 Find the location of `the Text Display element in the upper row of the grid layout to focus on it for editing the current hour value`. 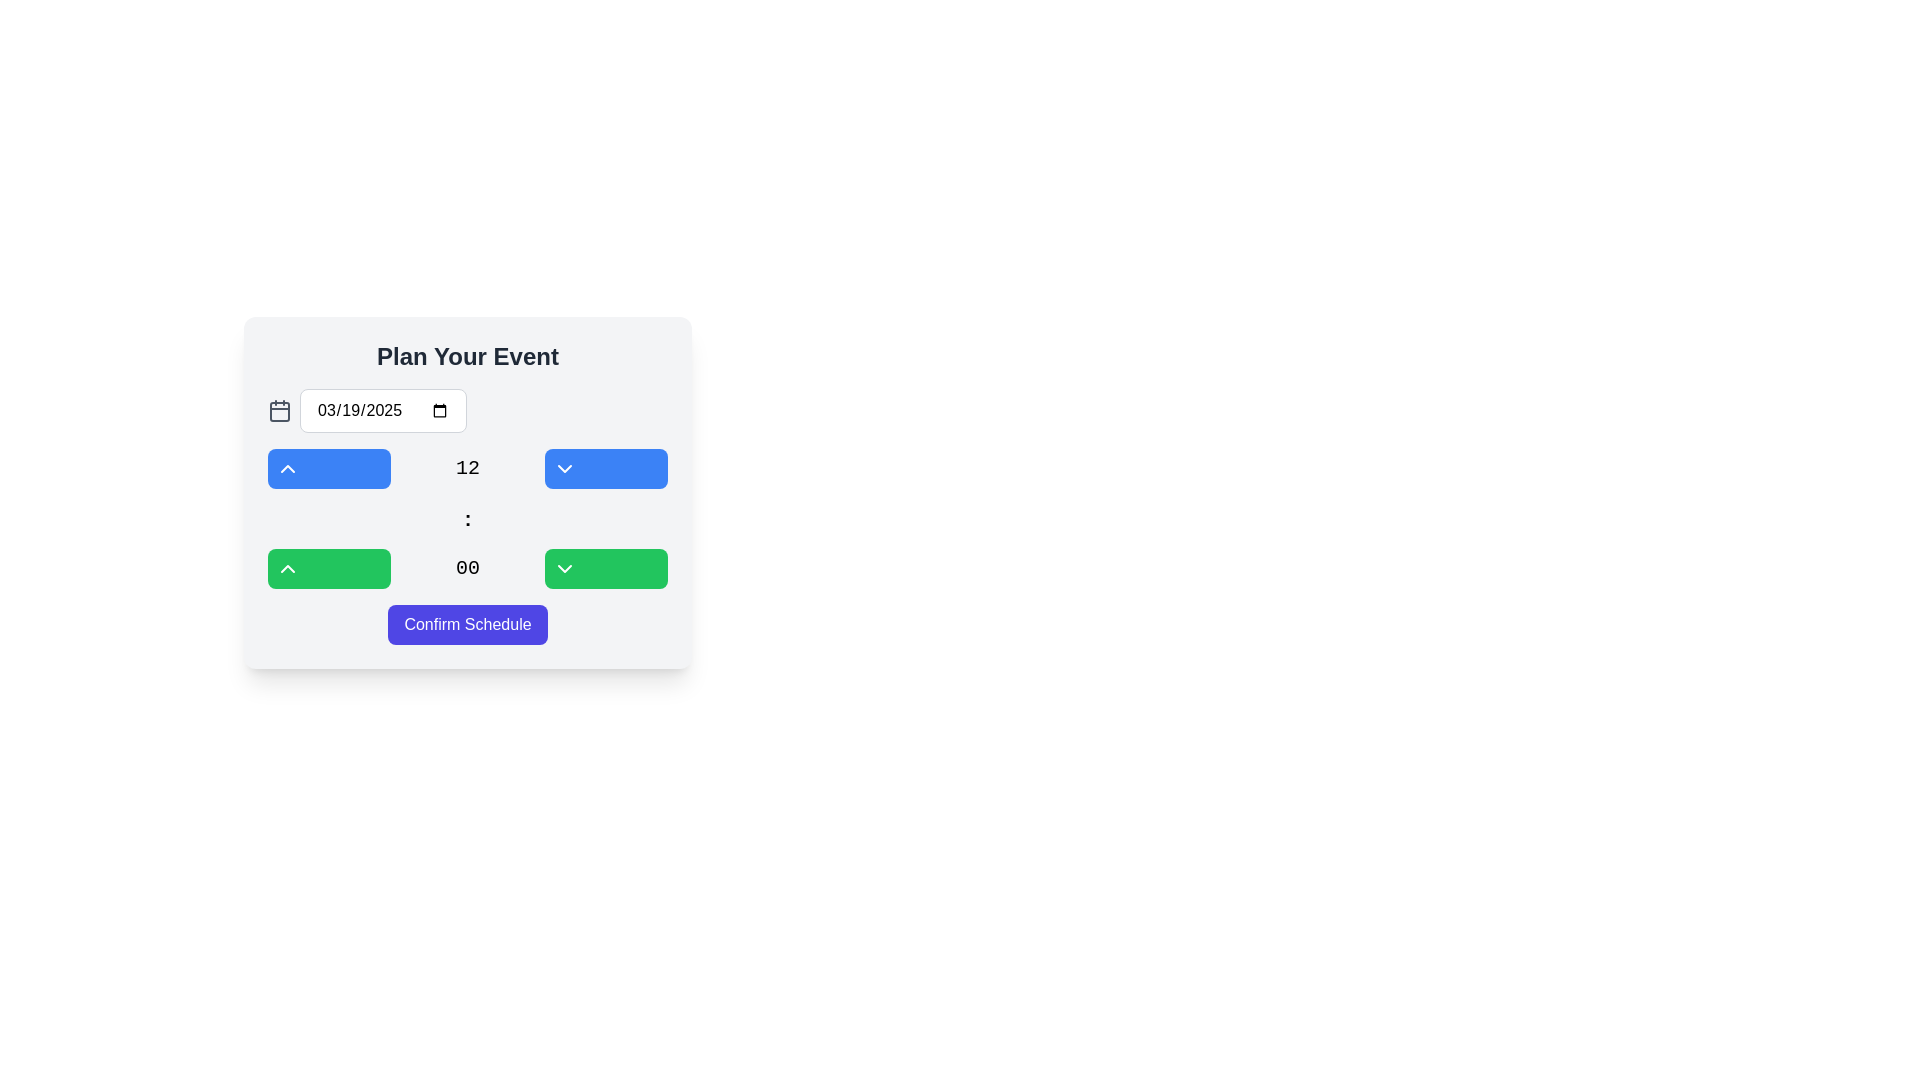

the Text Display element in the upper row of the grid layout to focus on it for editing the current hour value is located at coordinates (466, 469).